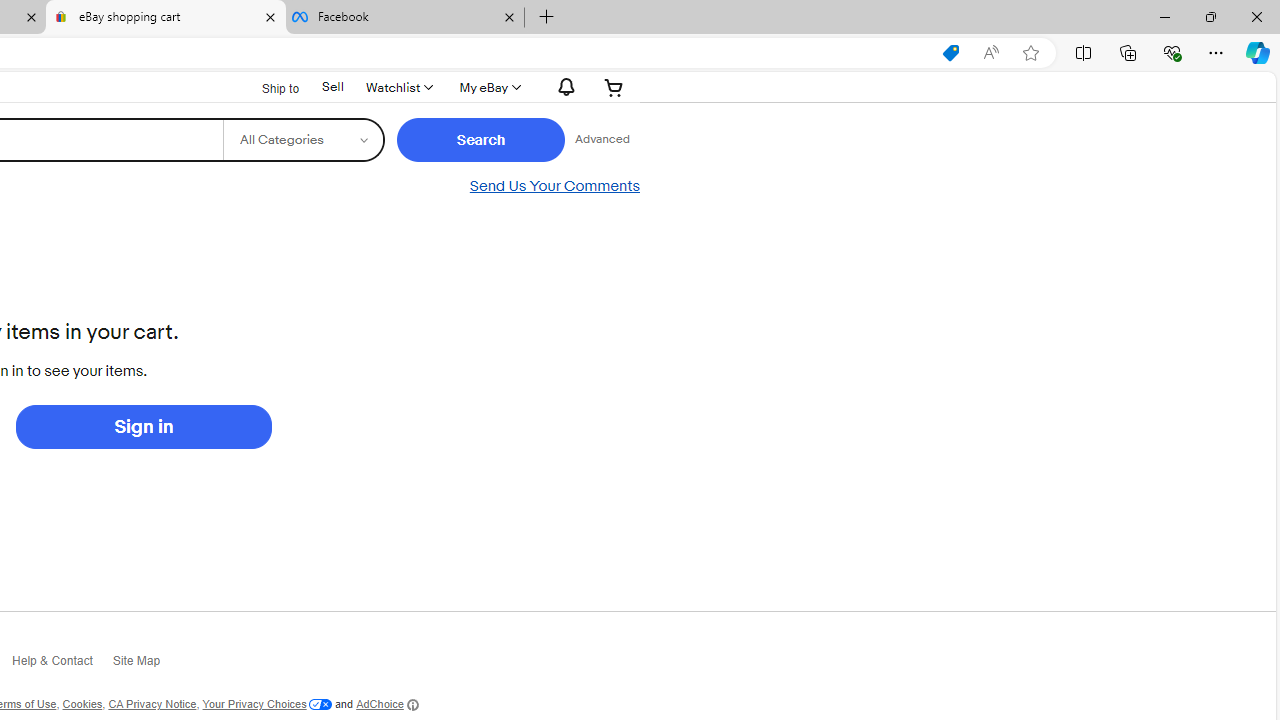 This screenshot has width=1280, height=720. What do you see at coordinates (332, 85) in the screenshot?
I see `'Sell'` at bounding box center [332, 85].